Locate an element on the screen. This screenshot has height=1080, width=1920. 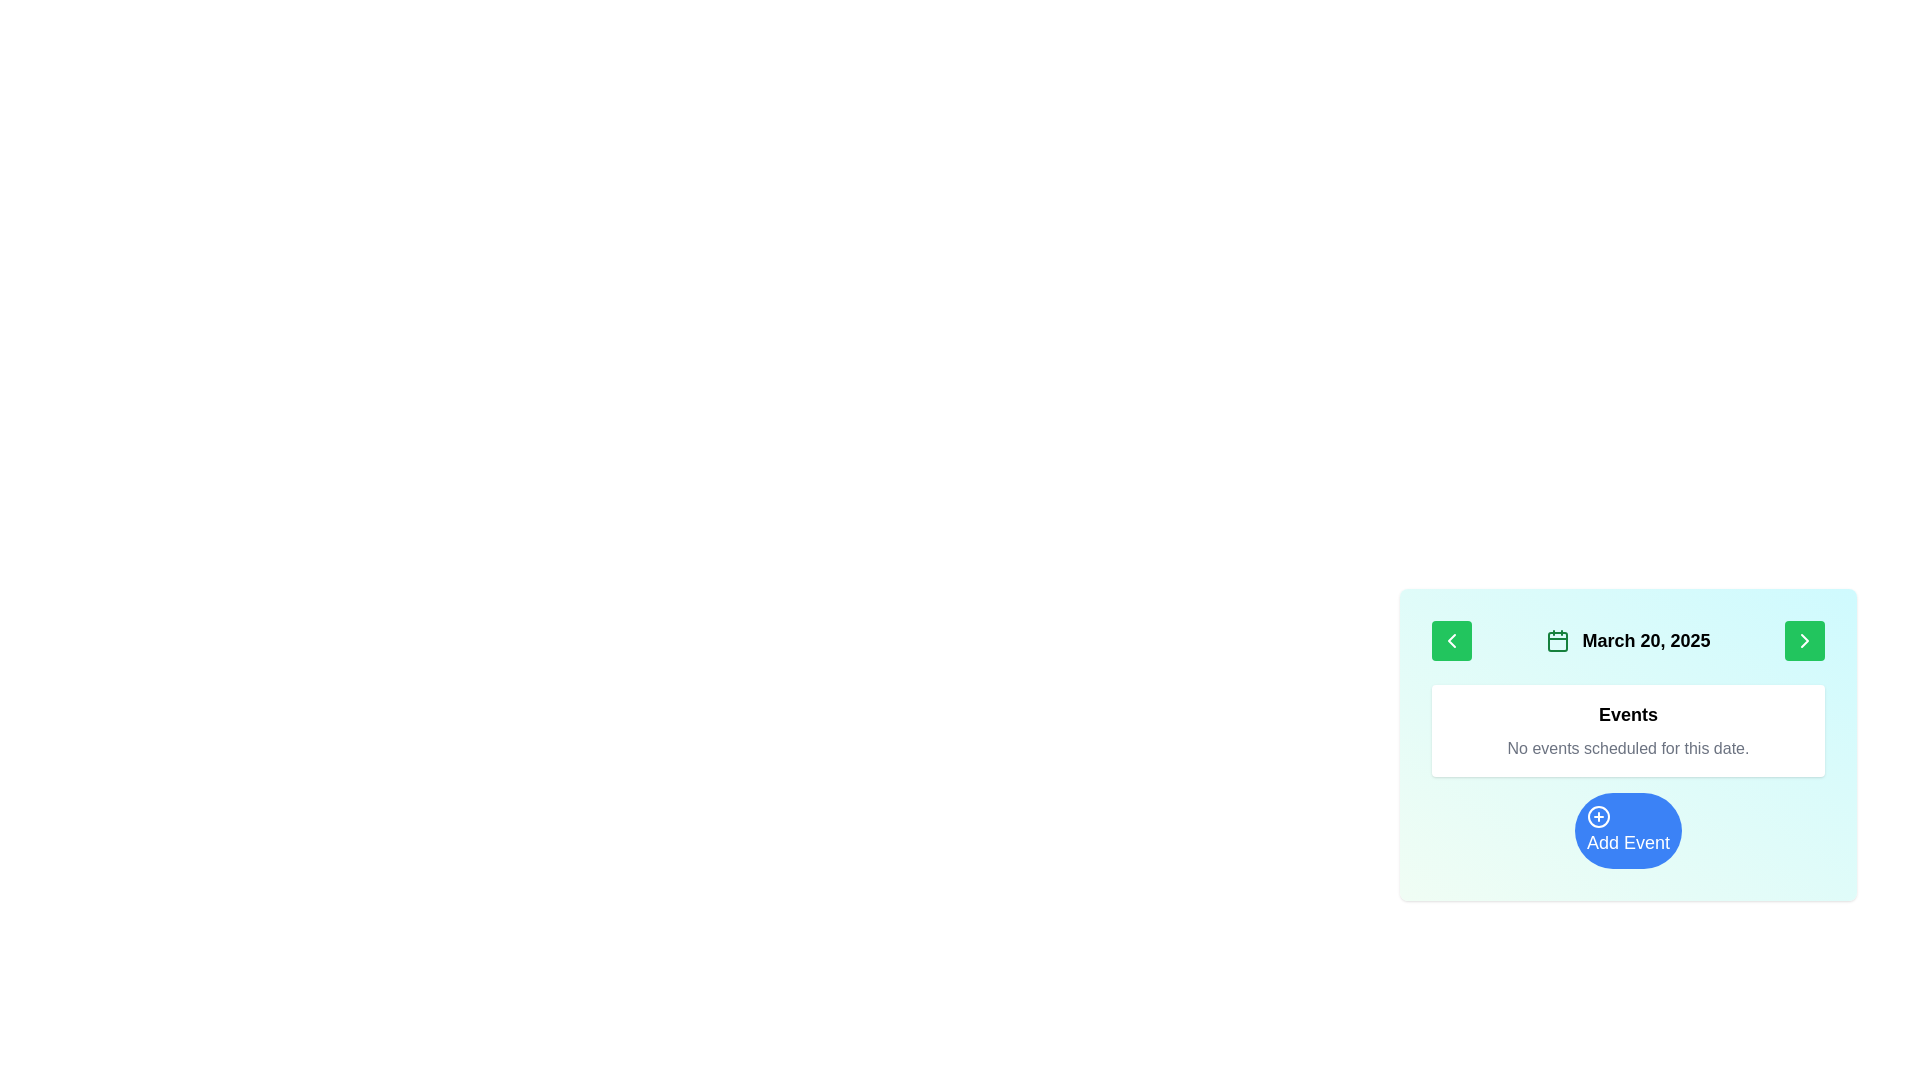
the navigation button located at the top-right of the green button in the calendar interface to advance to the next date or time period is located at coordinates (1804, 640).